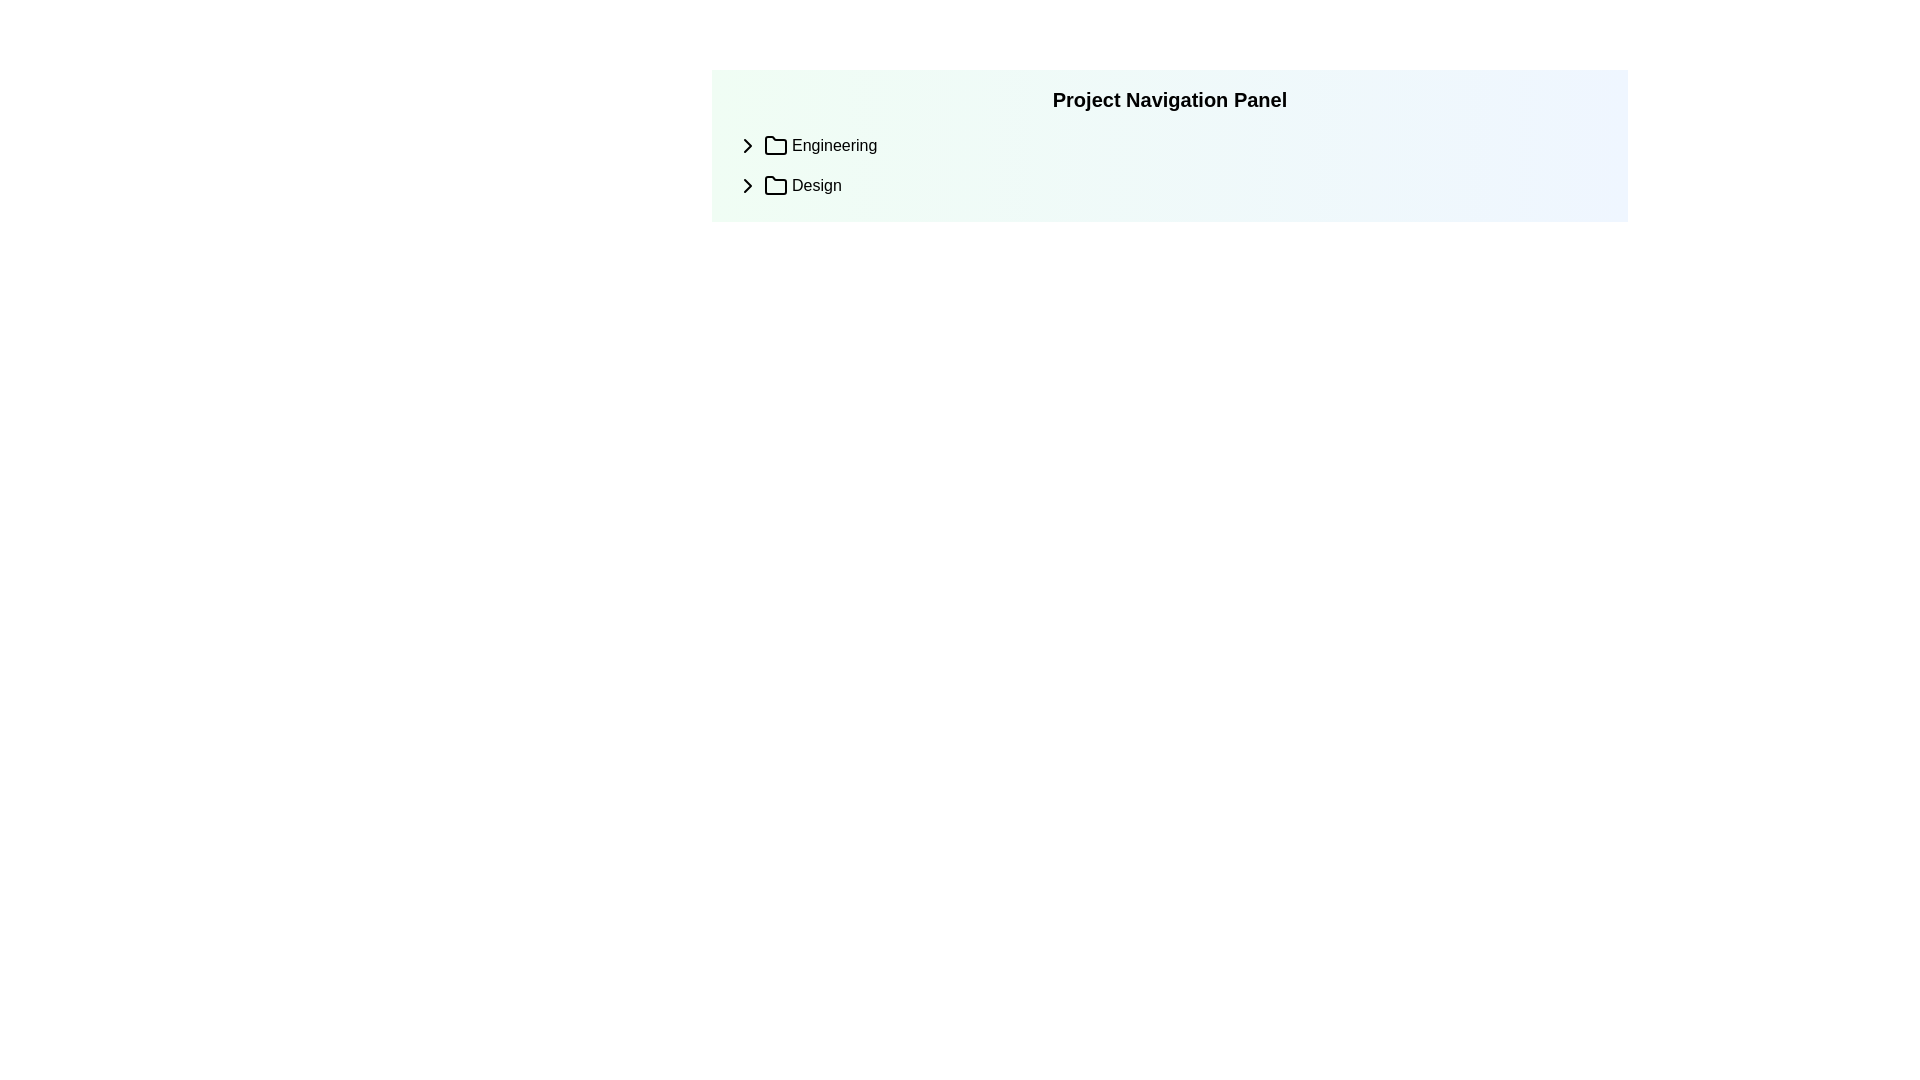  What do you see at coordinates (747, 145) in the screenshot?
I see `the rightward-pointing chevron icon next to the 'Engineering' text` at bounding box center [747, 145].